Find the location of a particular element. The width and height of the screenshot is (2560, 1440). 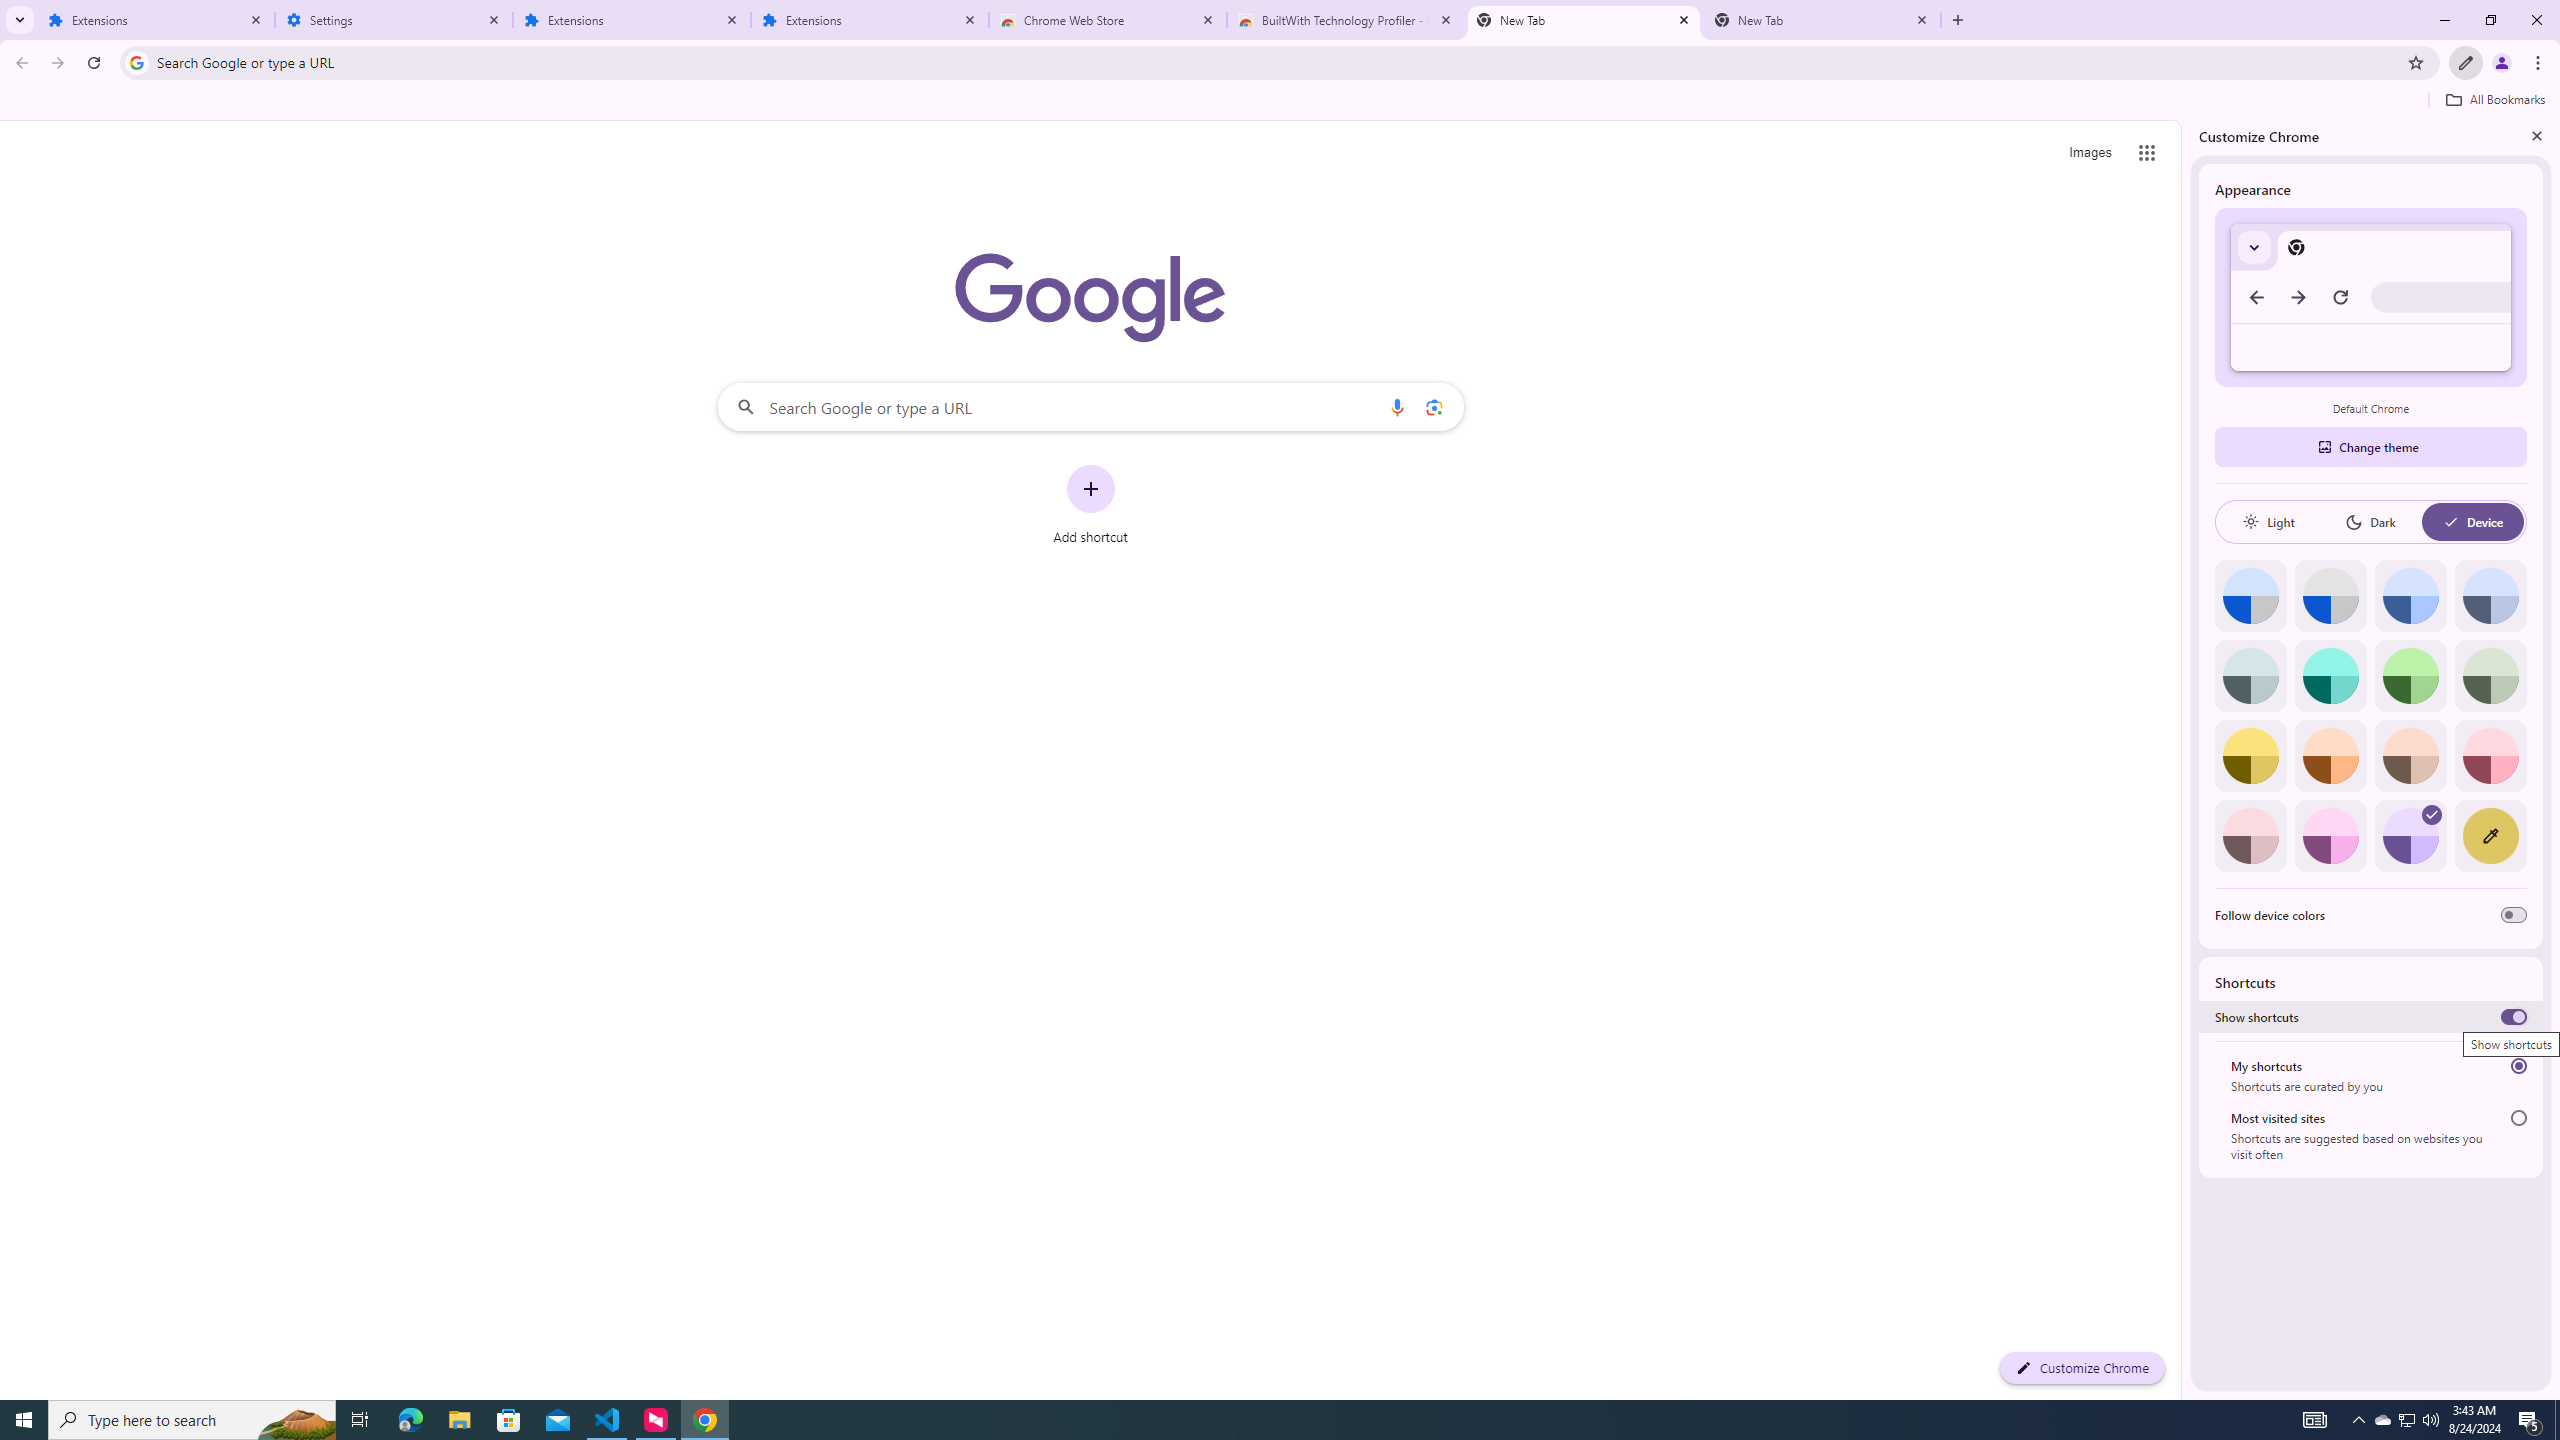

'Search Google or type a URL' is located at coordinates (1089, 405).